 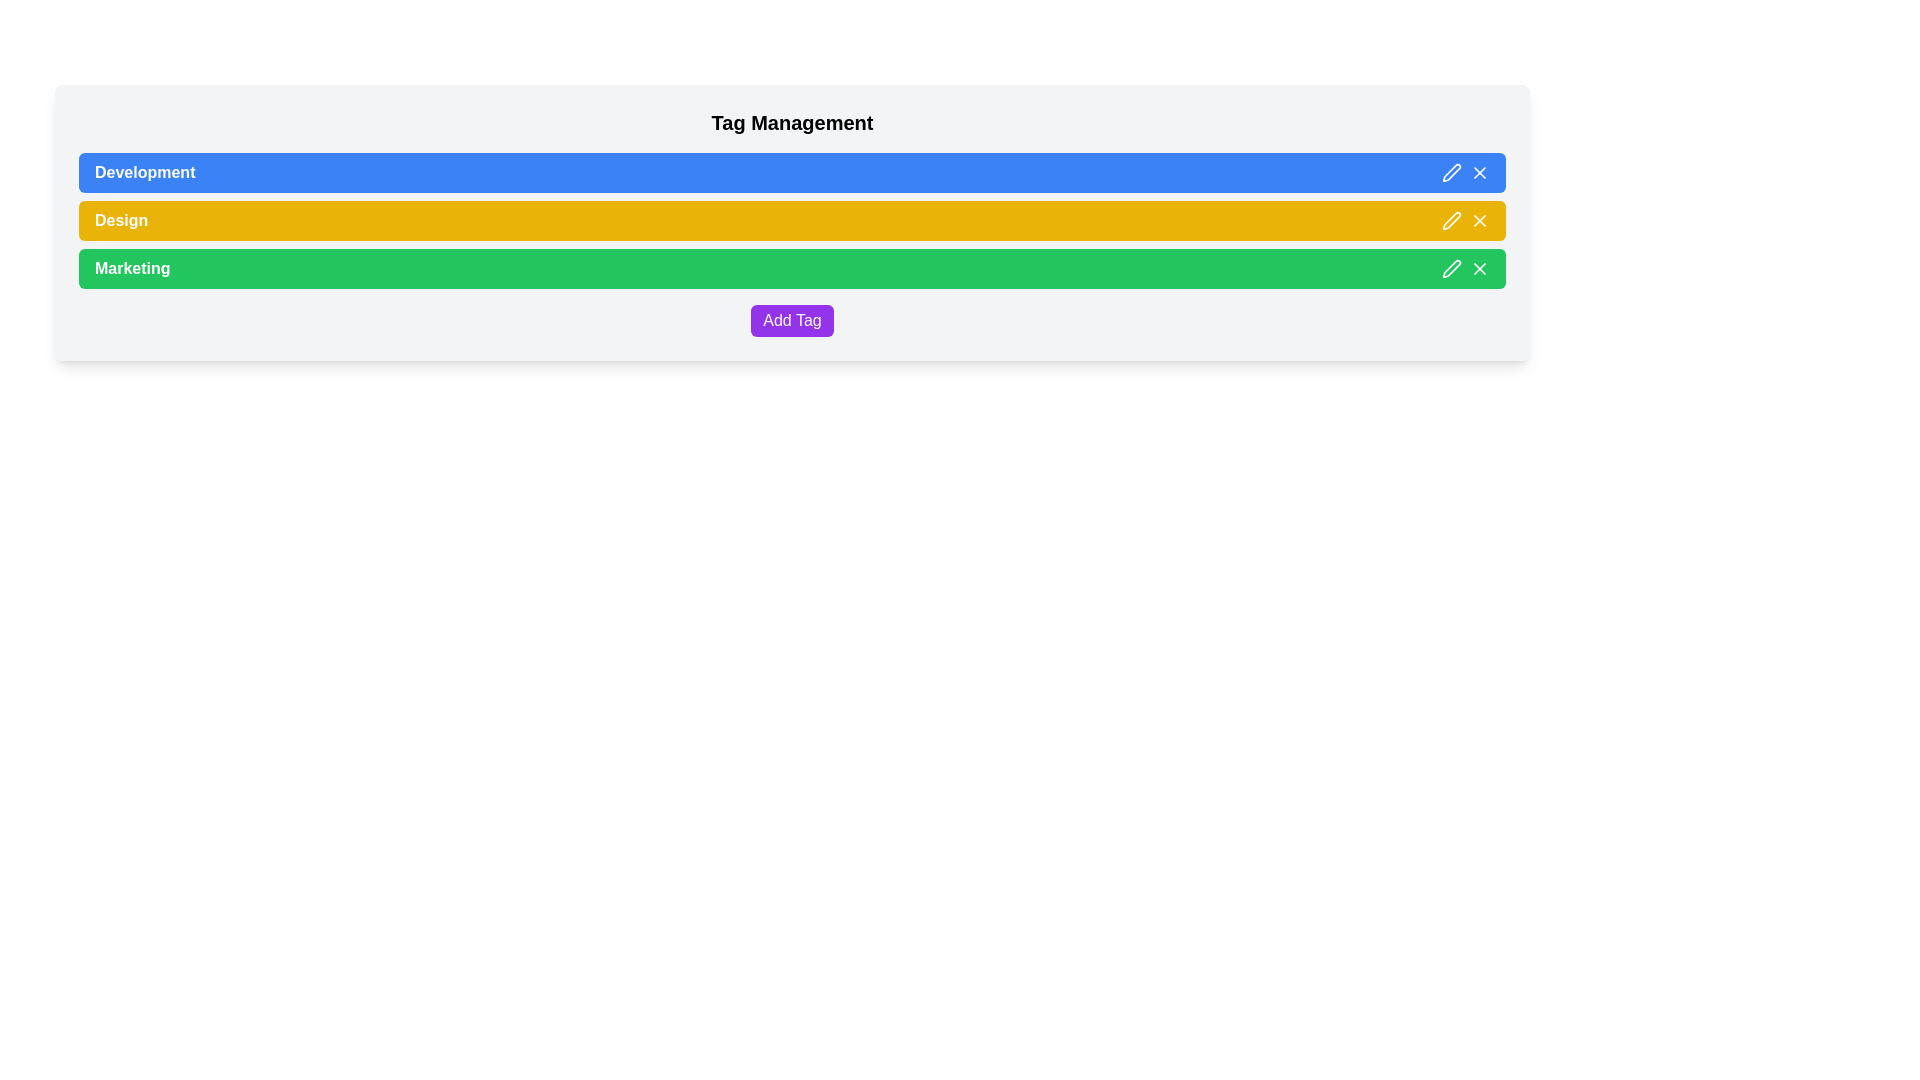 I want to click on the close icon button located in the top-right corner of the yellow 'Design' tag panel, so click(x=1479, y=220).